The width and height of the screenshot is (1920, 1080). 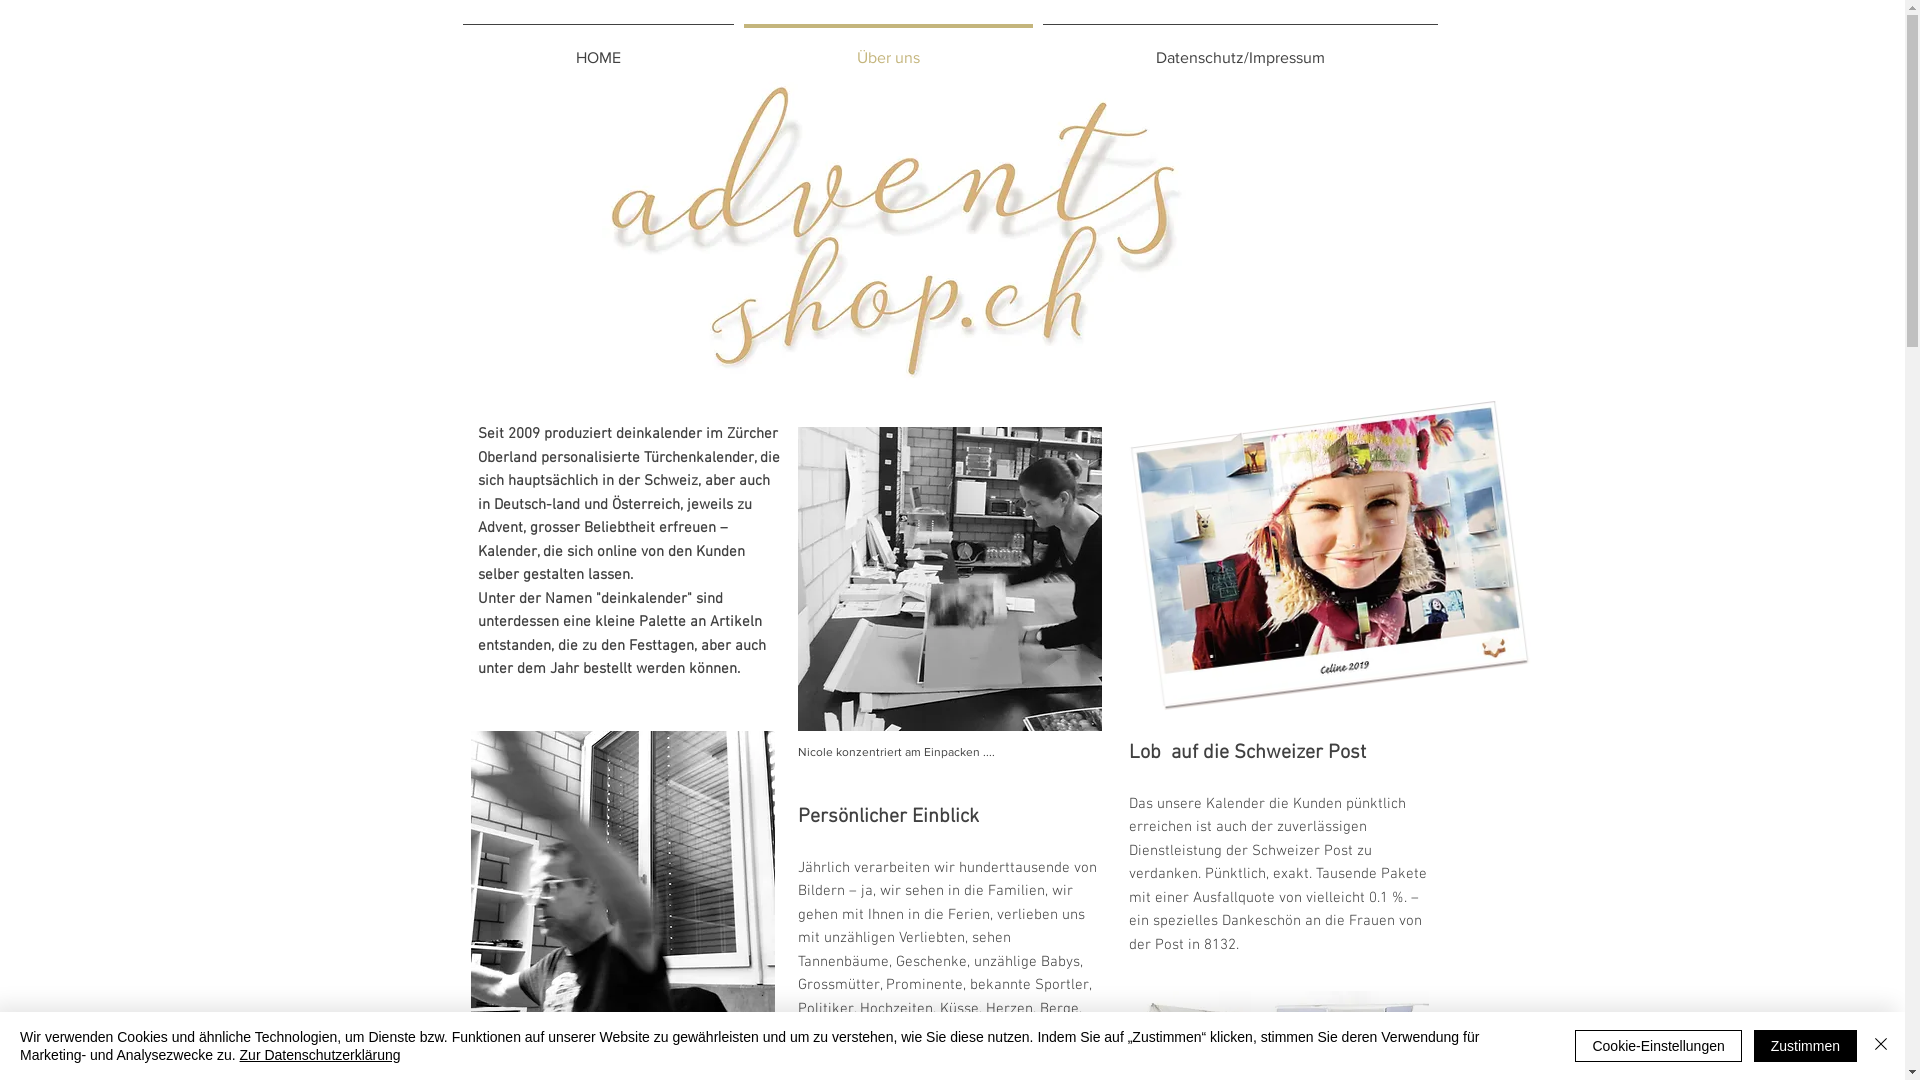 What do you see at coordinates (1657, 1044) in the screenshot?
I see `'Cookie-Einstellungen'` at bounding box center [1657, 1044].